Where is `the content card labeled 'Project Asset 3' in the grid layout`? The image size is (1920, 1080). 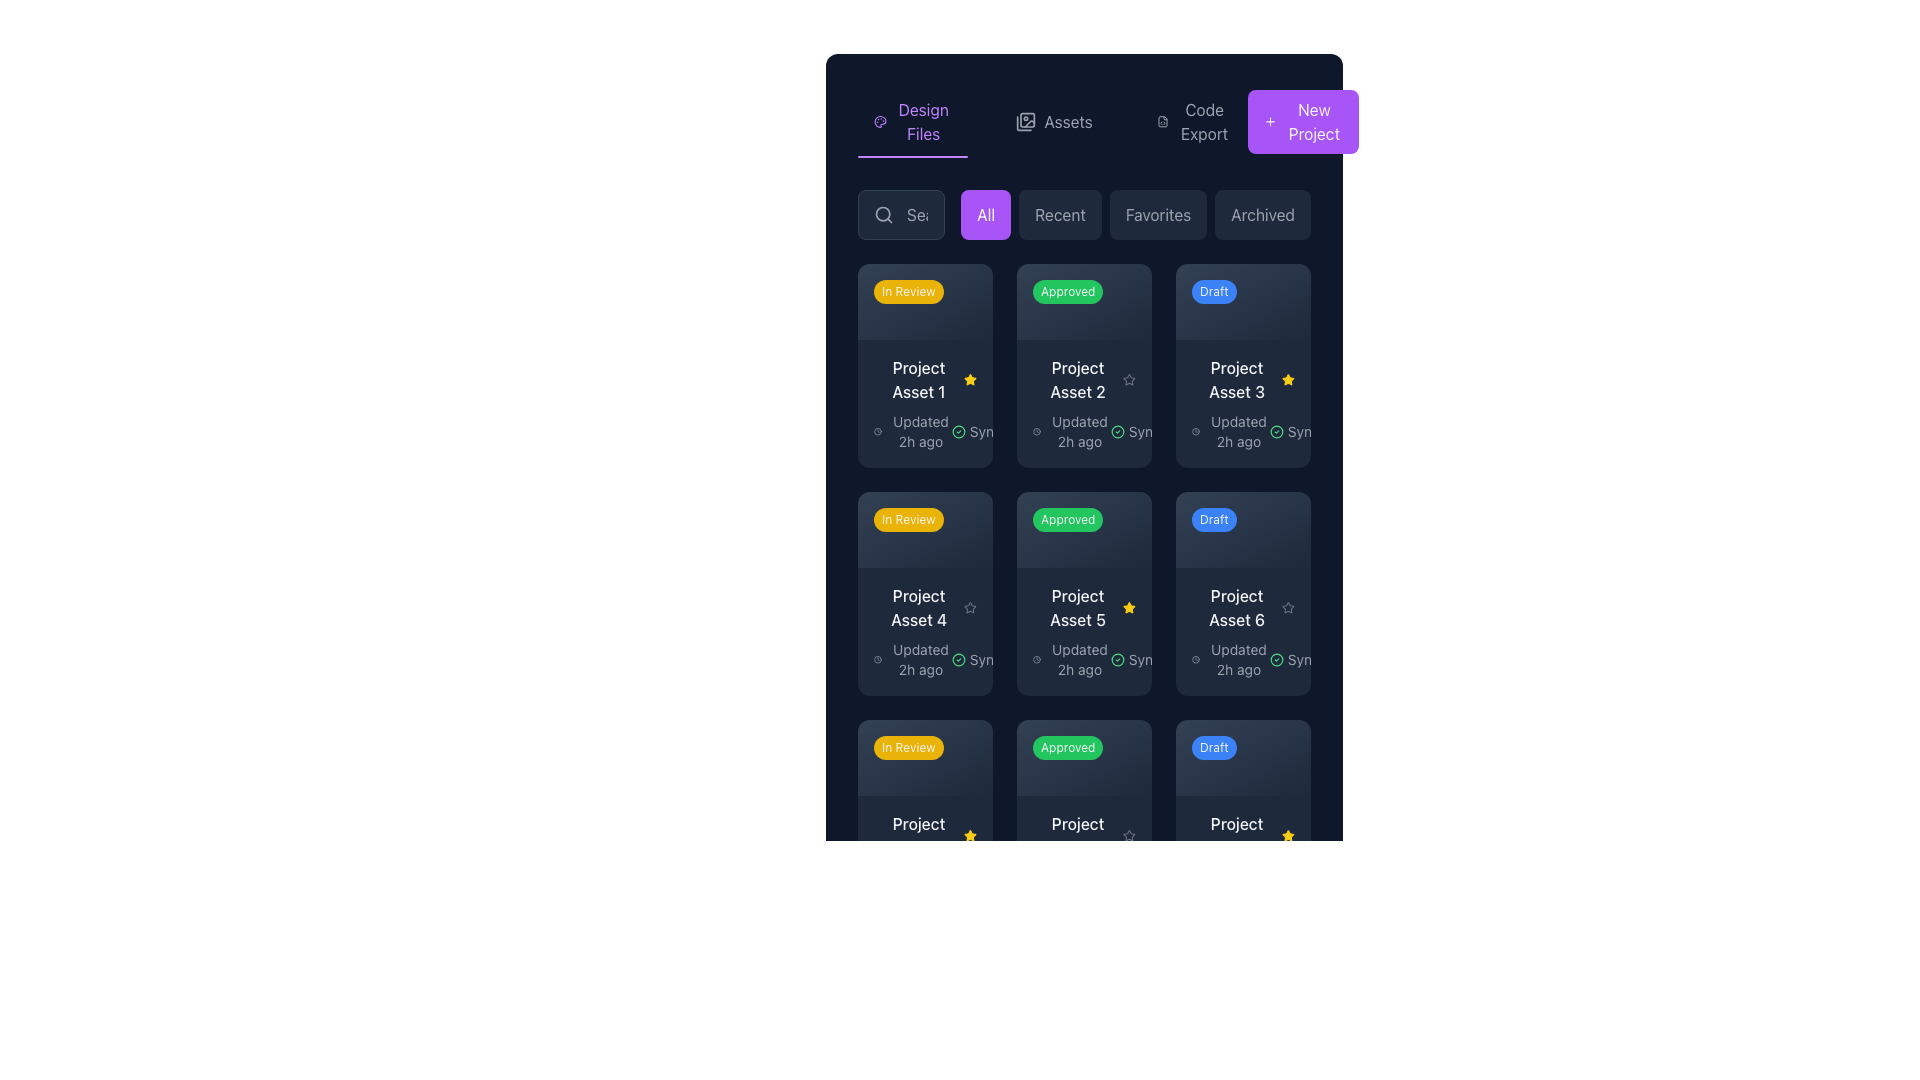
the content card labeled 'Project Asset 3' in the grid layout is located at coordinates (1242, 366).